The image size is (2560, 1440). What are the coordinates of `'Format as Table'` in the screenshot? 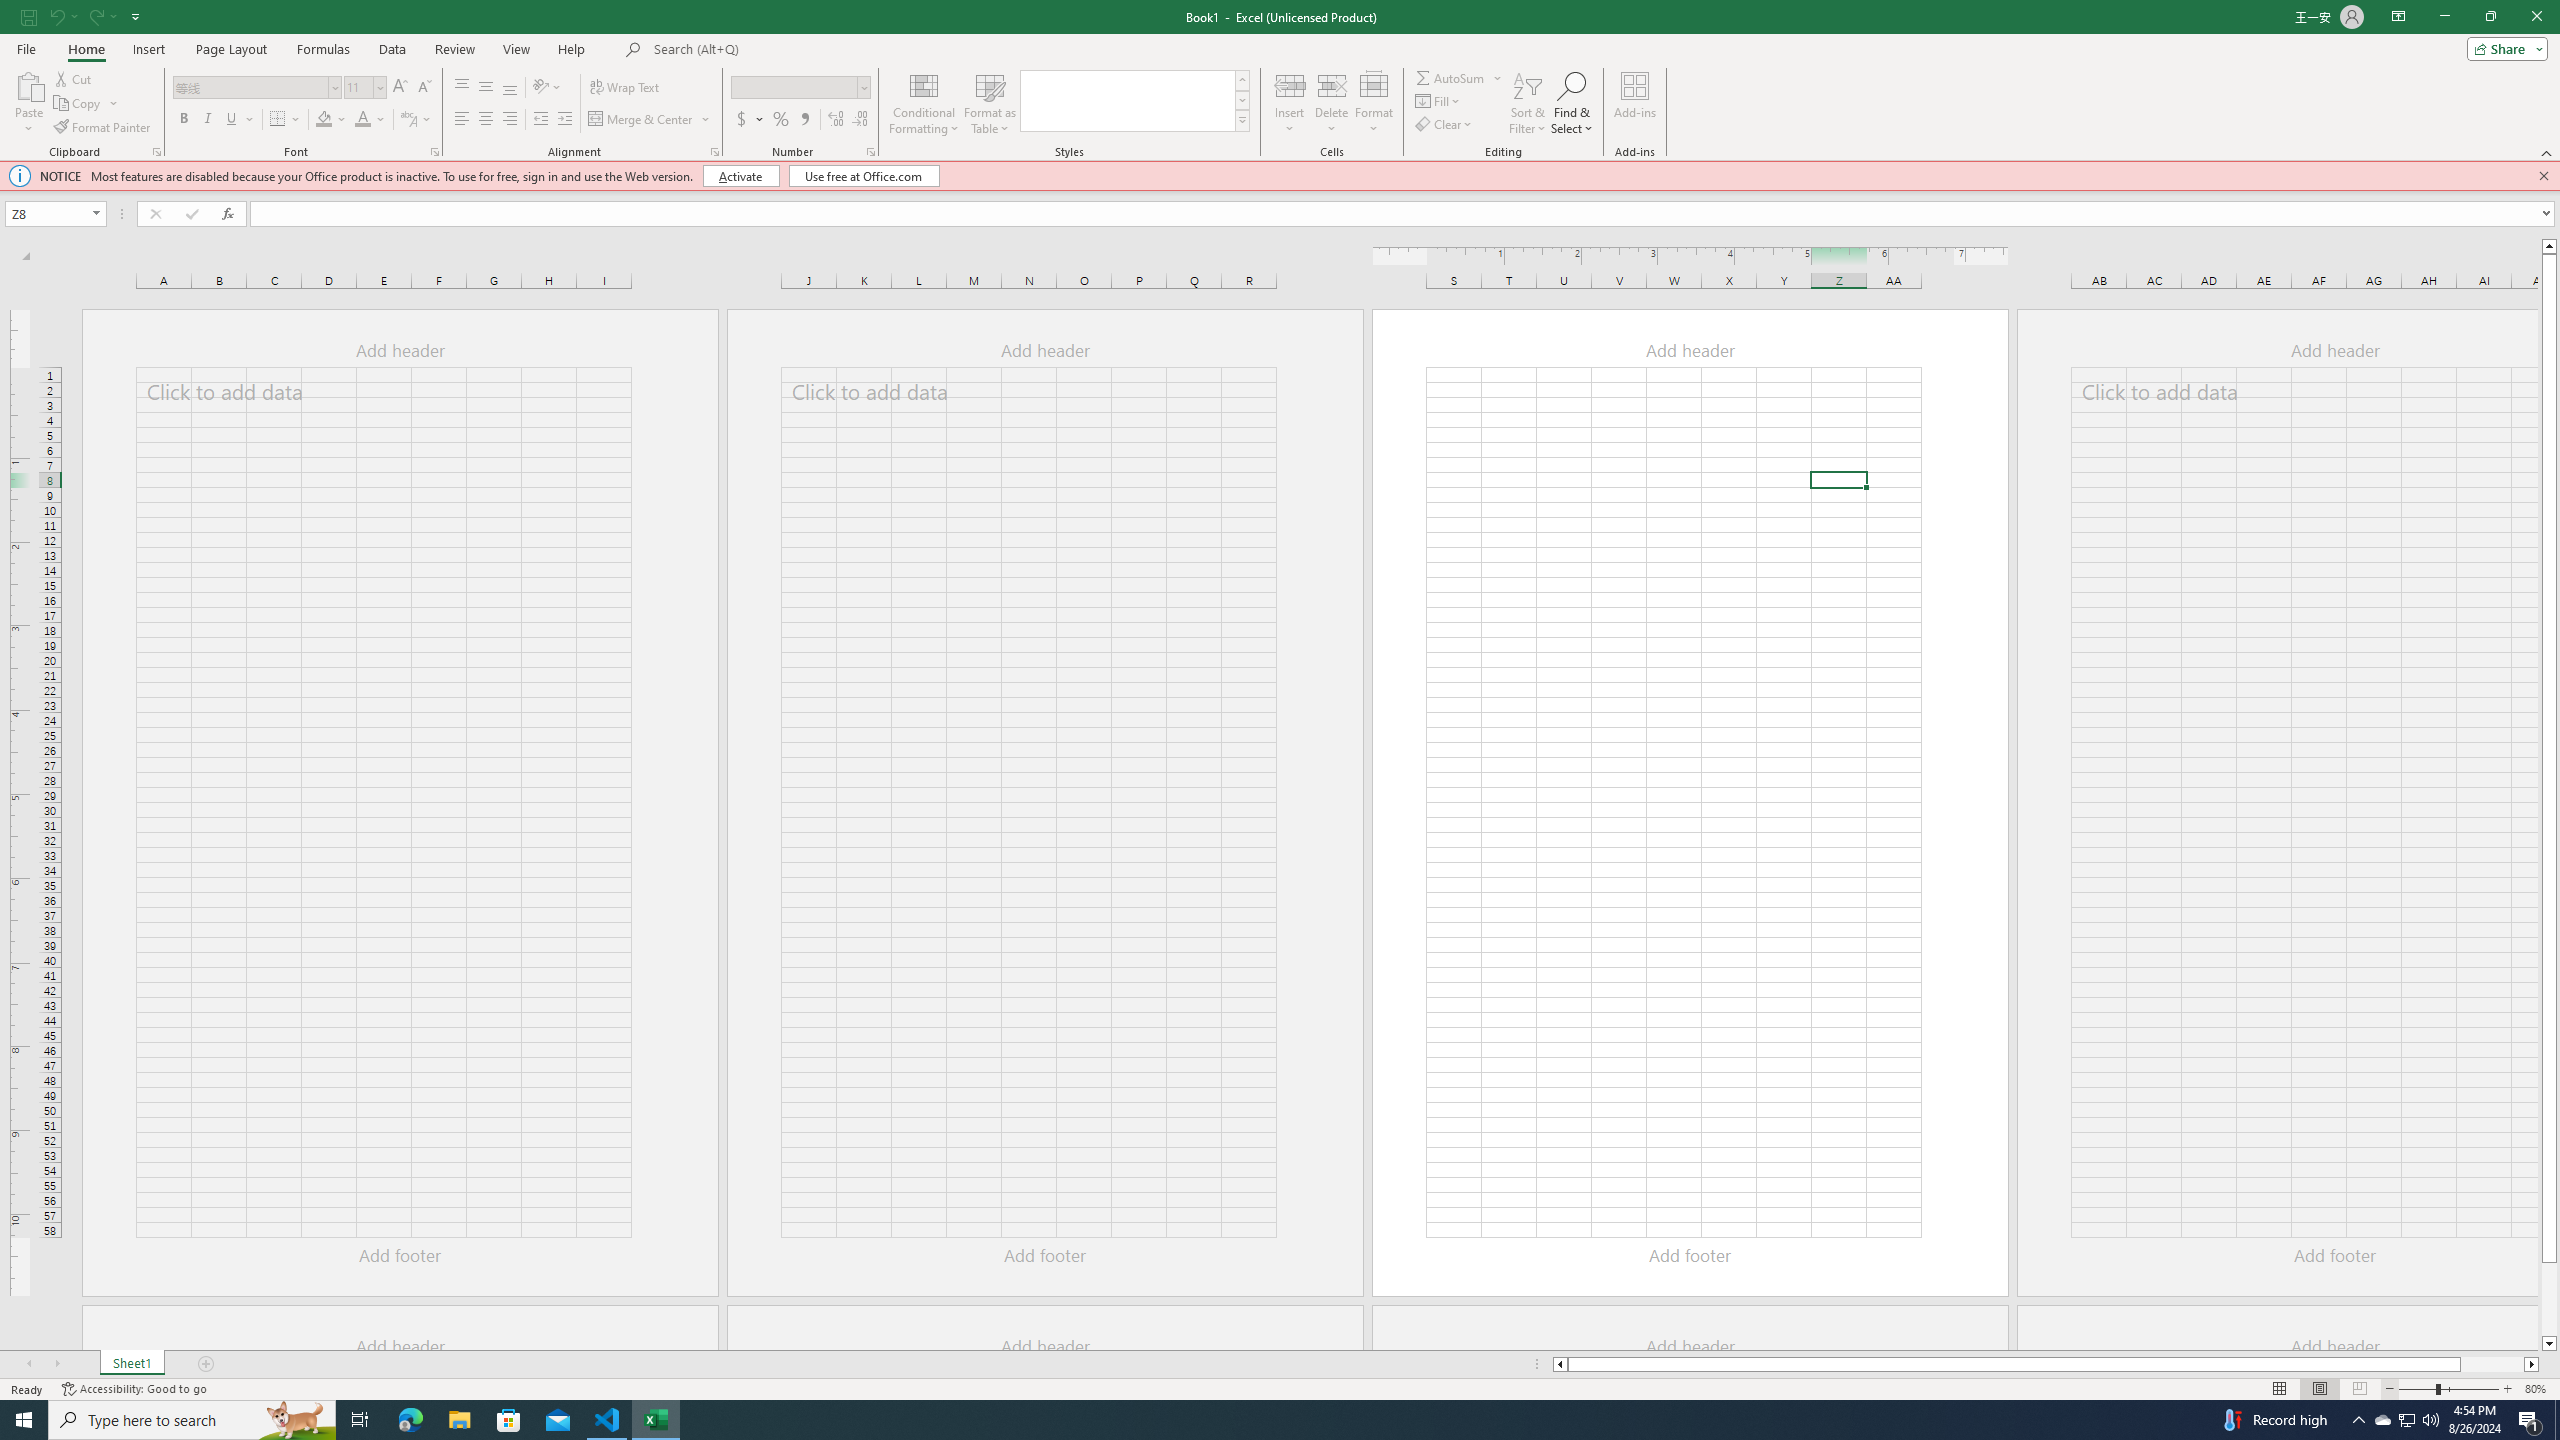 It's located at (990, 103).